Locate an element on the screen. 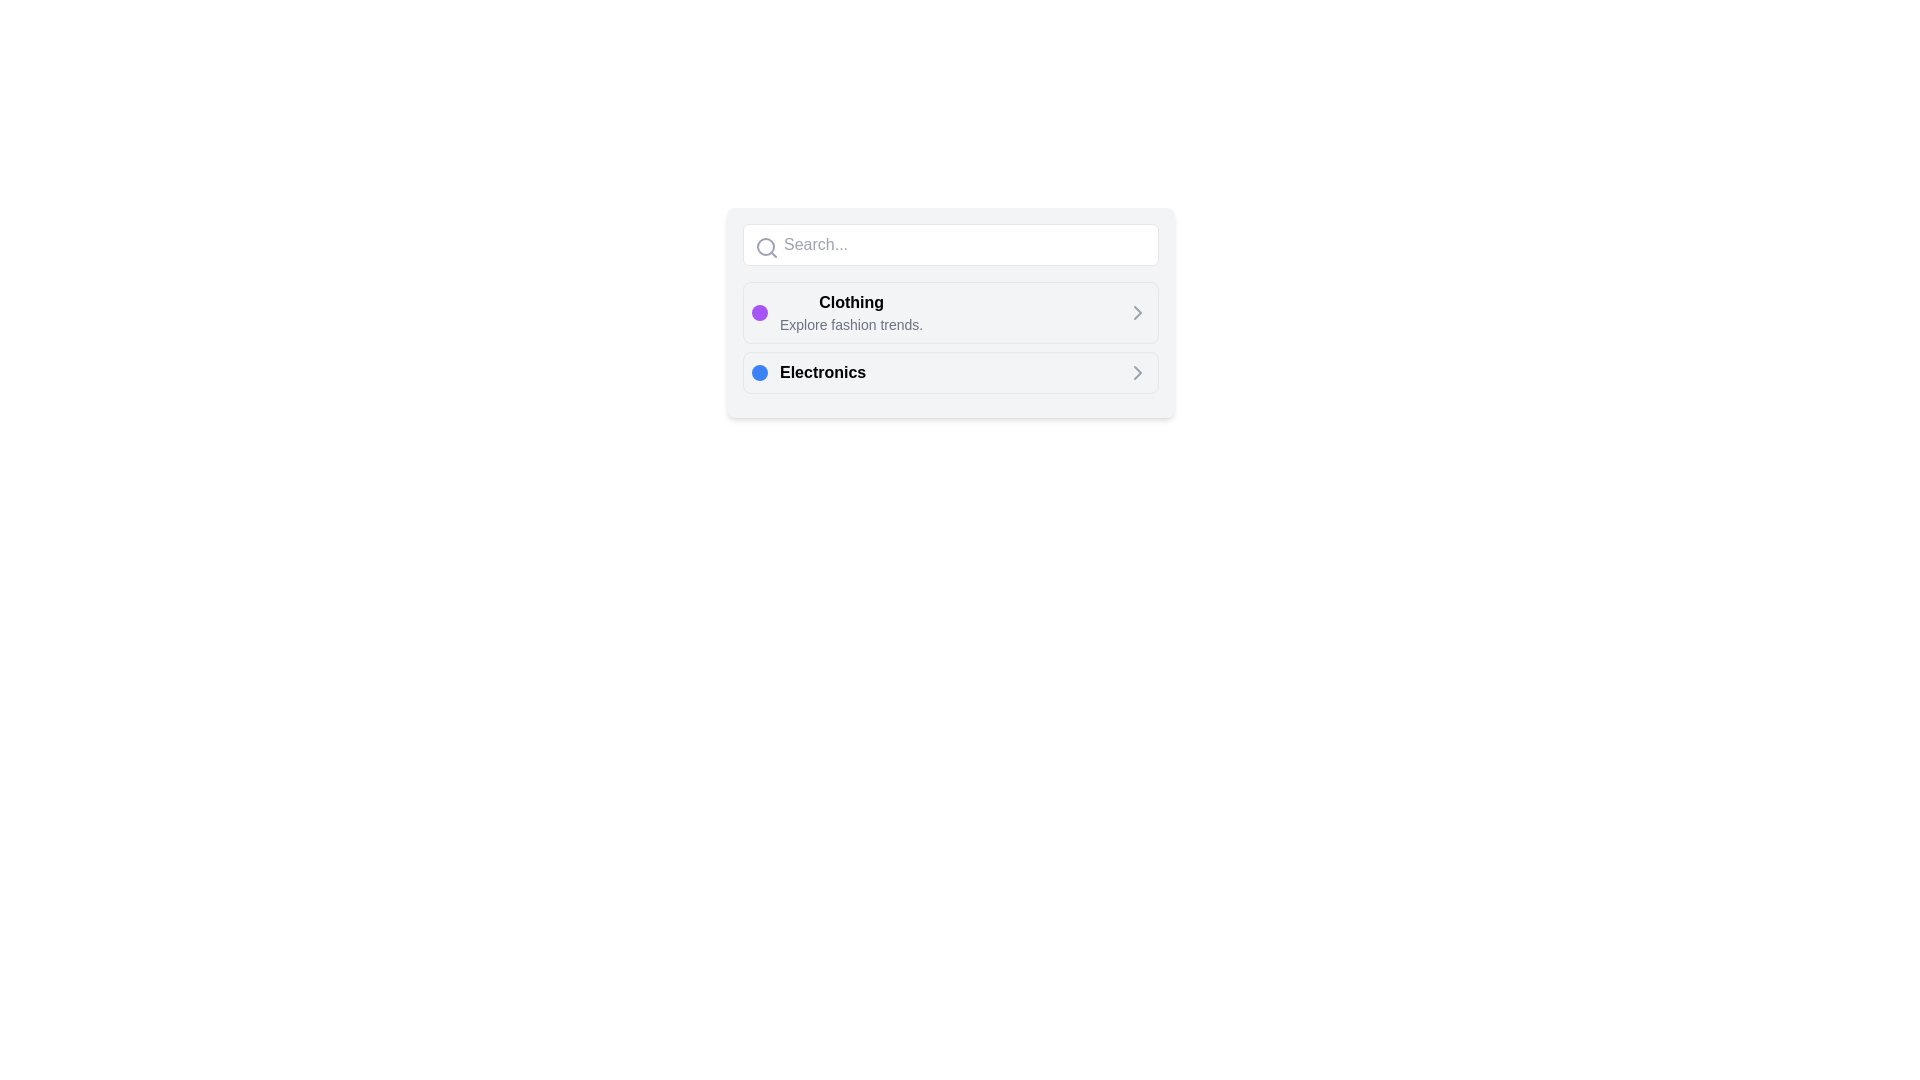 This screenshot has height=1080, width=1920. the second text label in the vertical list that serves as a title for a category or section is located at coordinates (823, 373).